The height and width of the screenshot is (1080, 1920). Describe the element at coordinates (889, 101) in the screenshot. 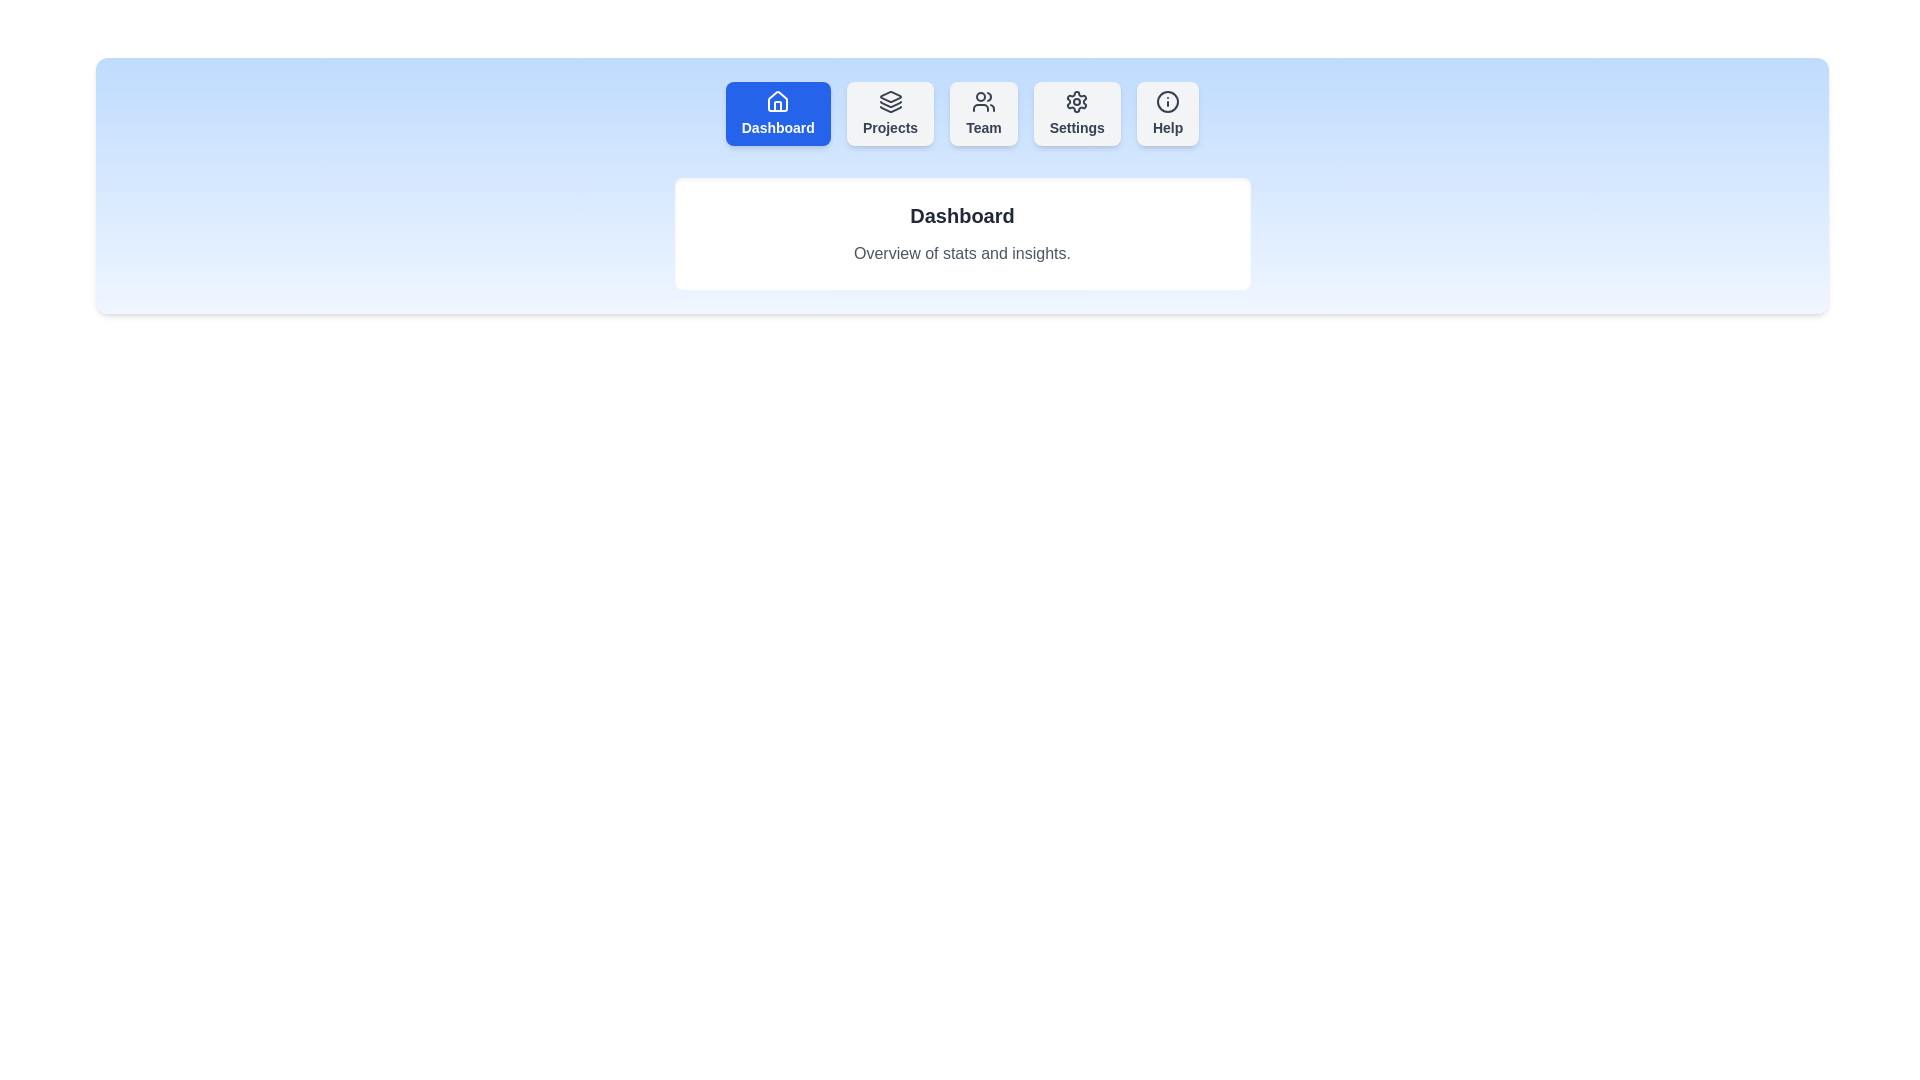

I see `the icon of the Projects tab` at that location.